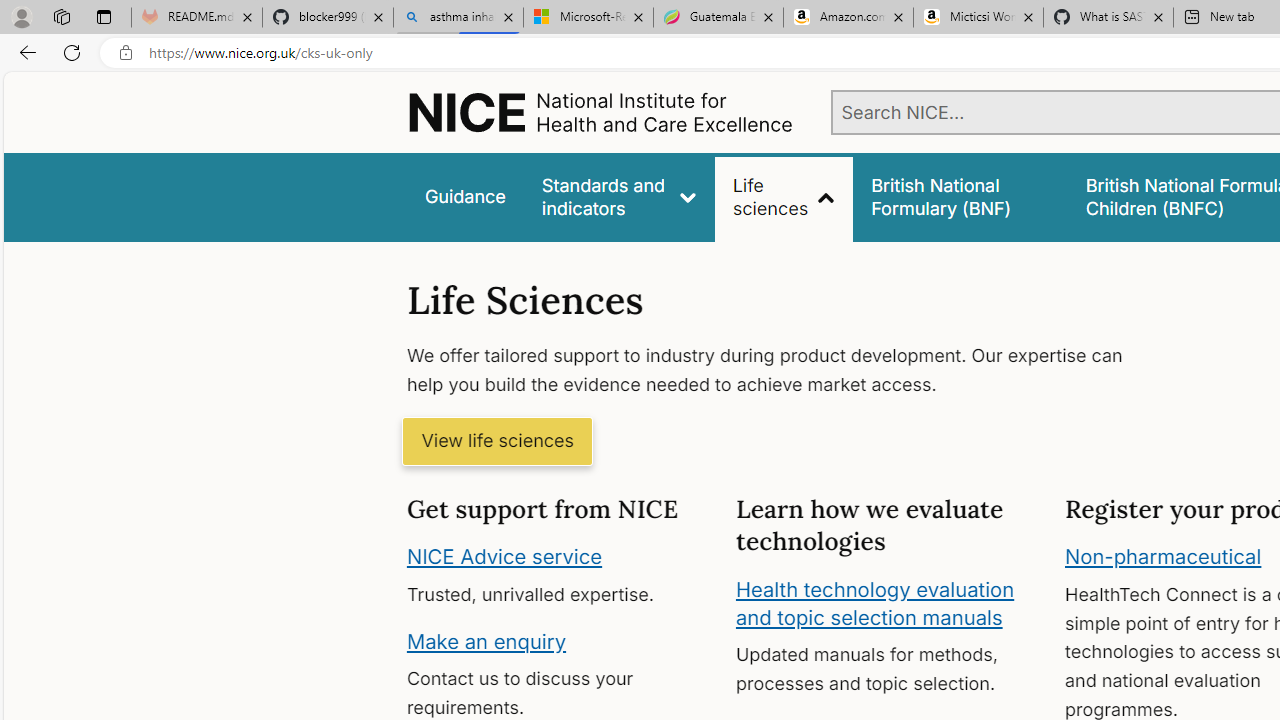 The height and width of the screenshot is (720, 1280). Describe the element at coordinates (960, 197) in the screenshot. I see `'false'` at that location.